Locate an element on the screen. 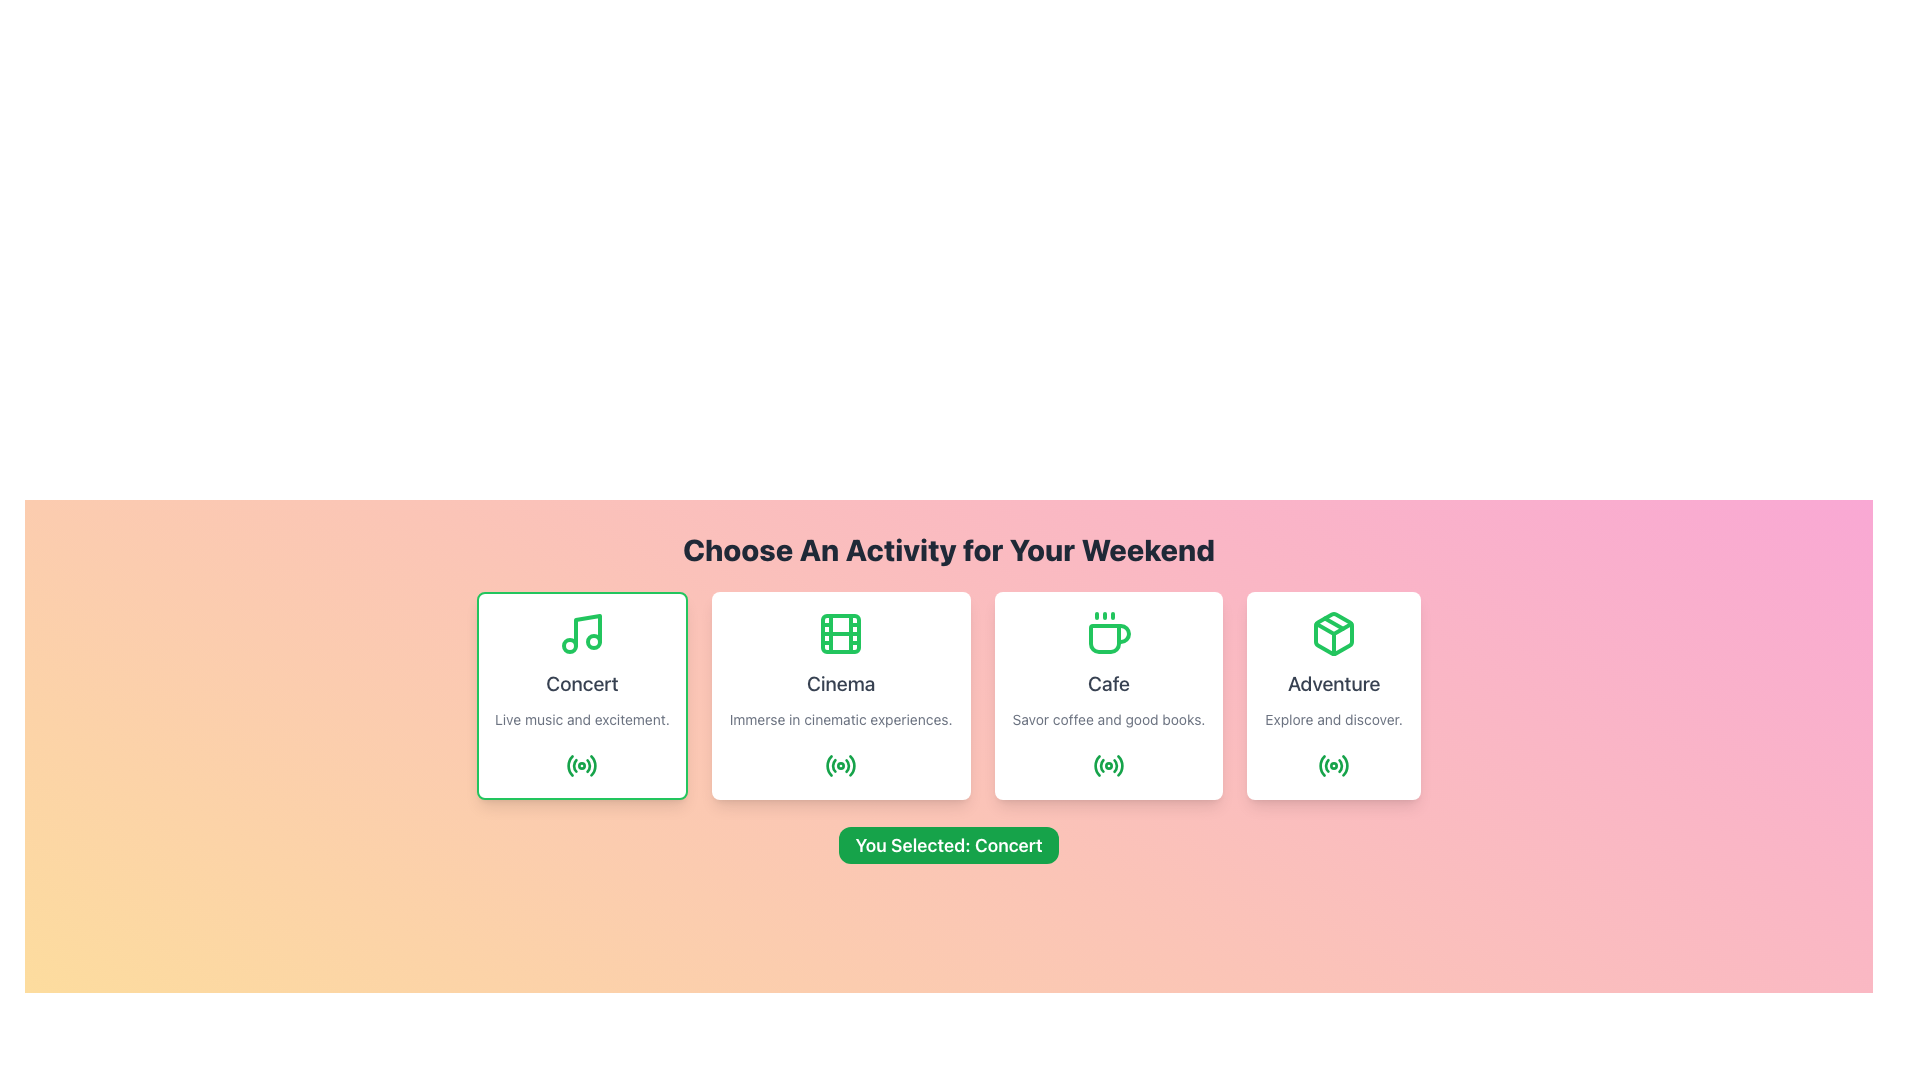 This screenshot has width=1920, height=1080. the 'Concert' Text Label, which serves as a header in the green-bordered card, positioned above the text 'Live music and excitement.' is located at coordinates (581, 682).